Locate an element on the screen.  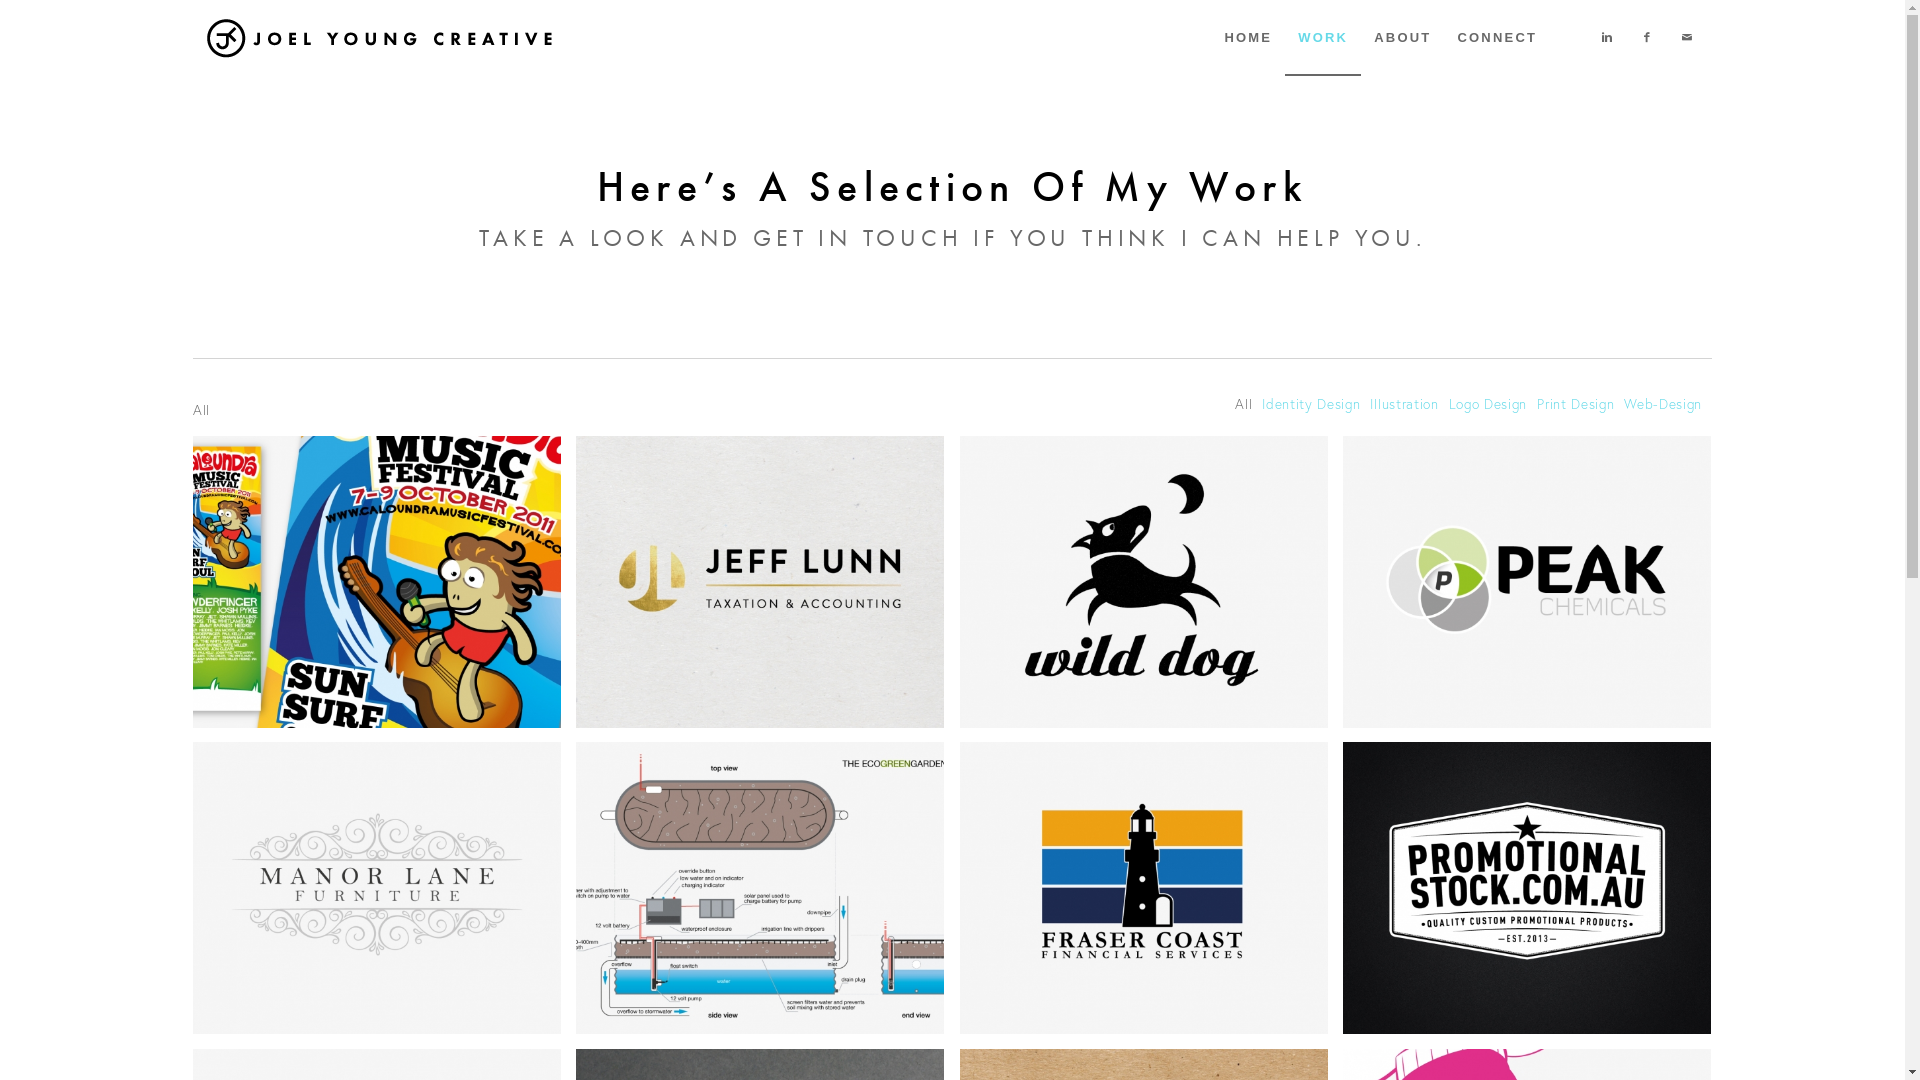
'Identity Design' is located at coordinates (1310, 405).